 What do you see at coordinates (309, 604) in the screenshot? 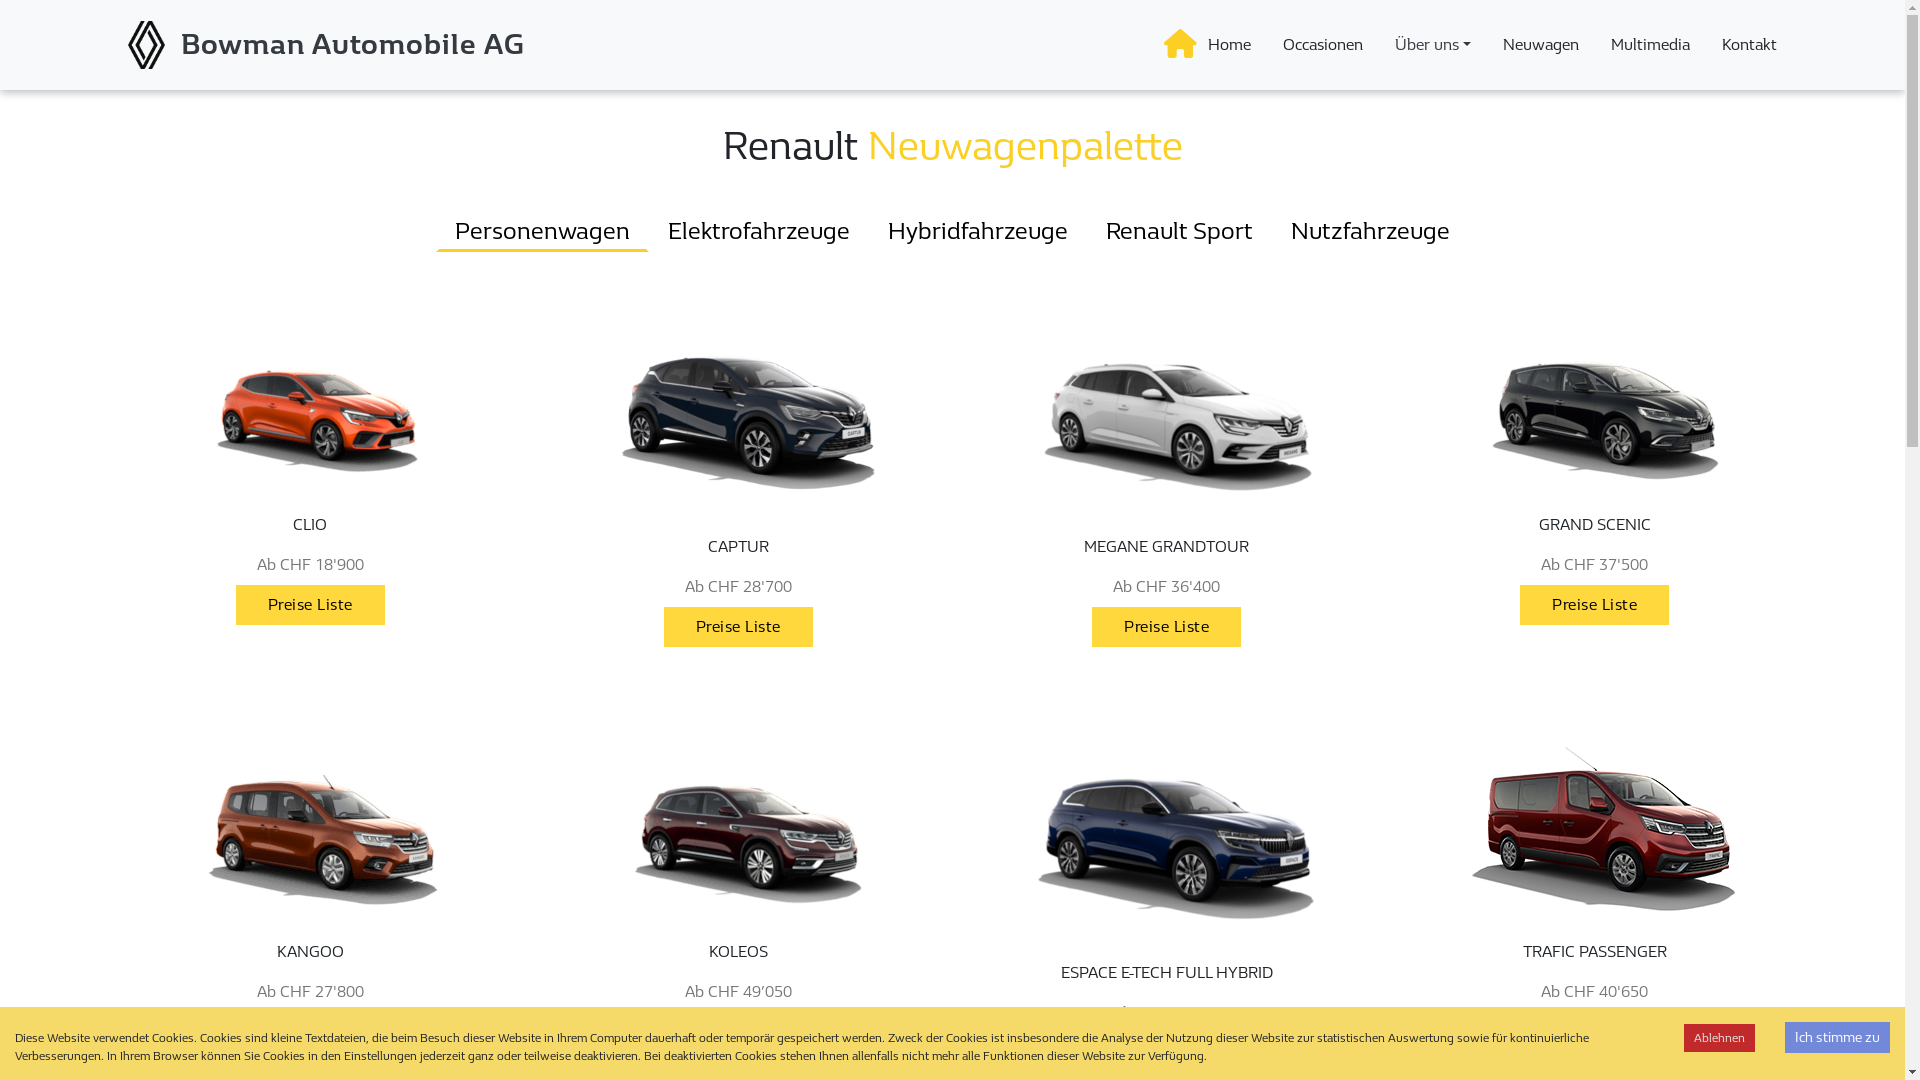
I see `'Preise Liste'` at bounding box center [309, 604].